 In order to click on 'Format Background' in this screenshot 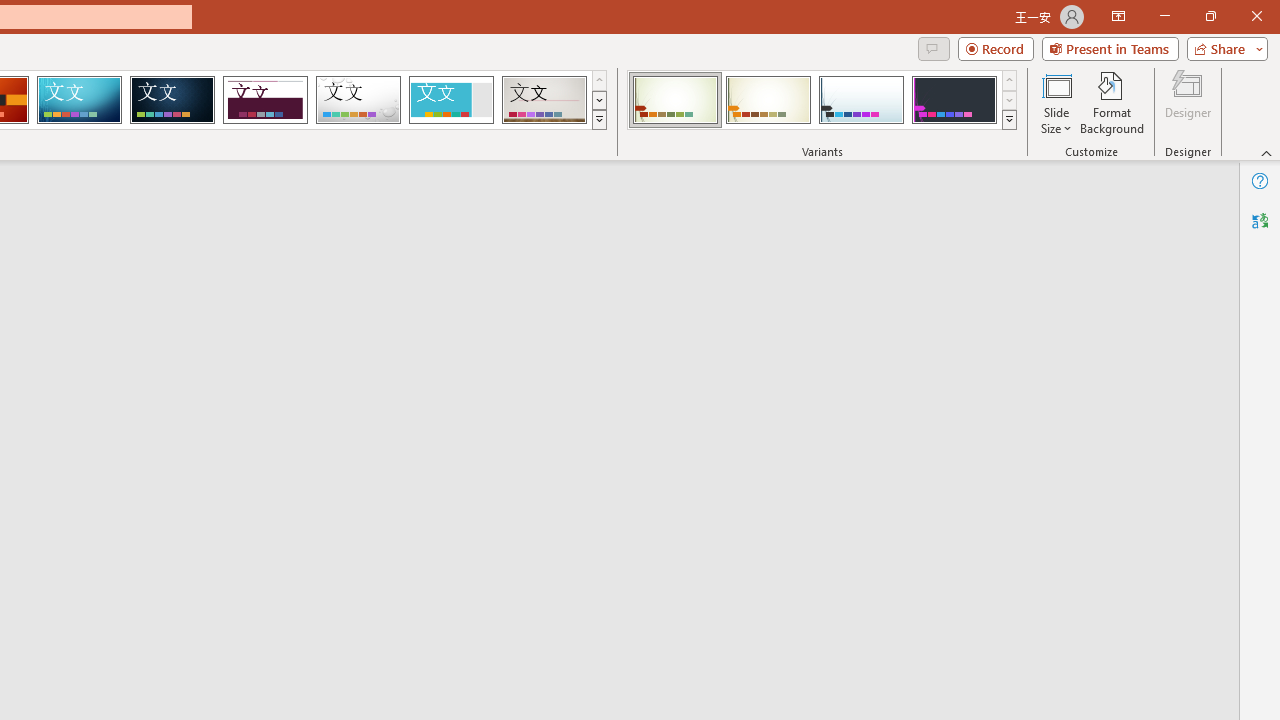, I will do `click(1111, 103)`.